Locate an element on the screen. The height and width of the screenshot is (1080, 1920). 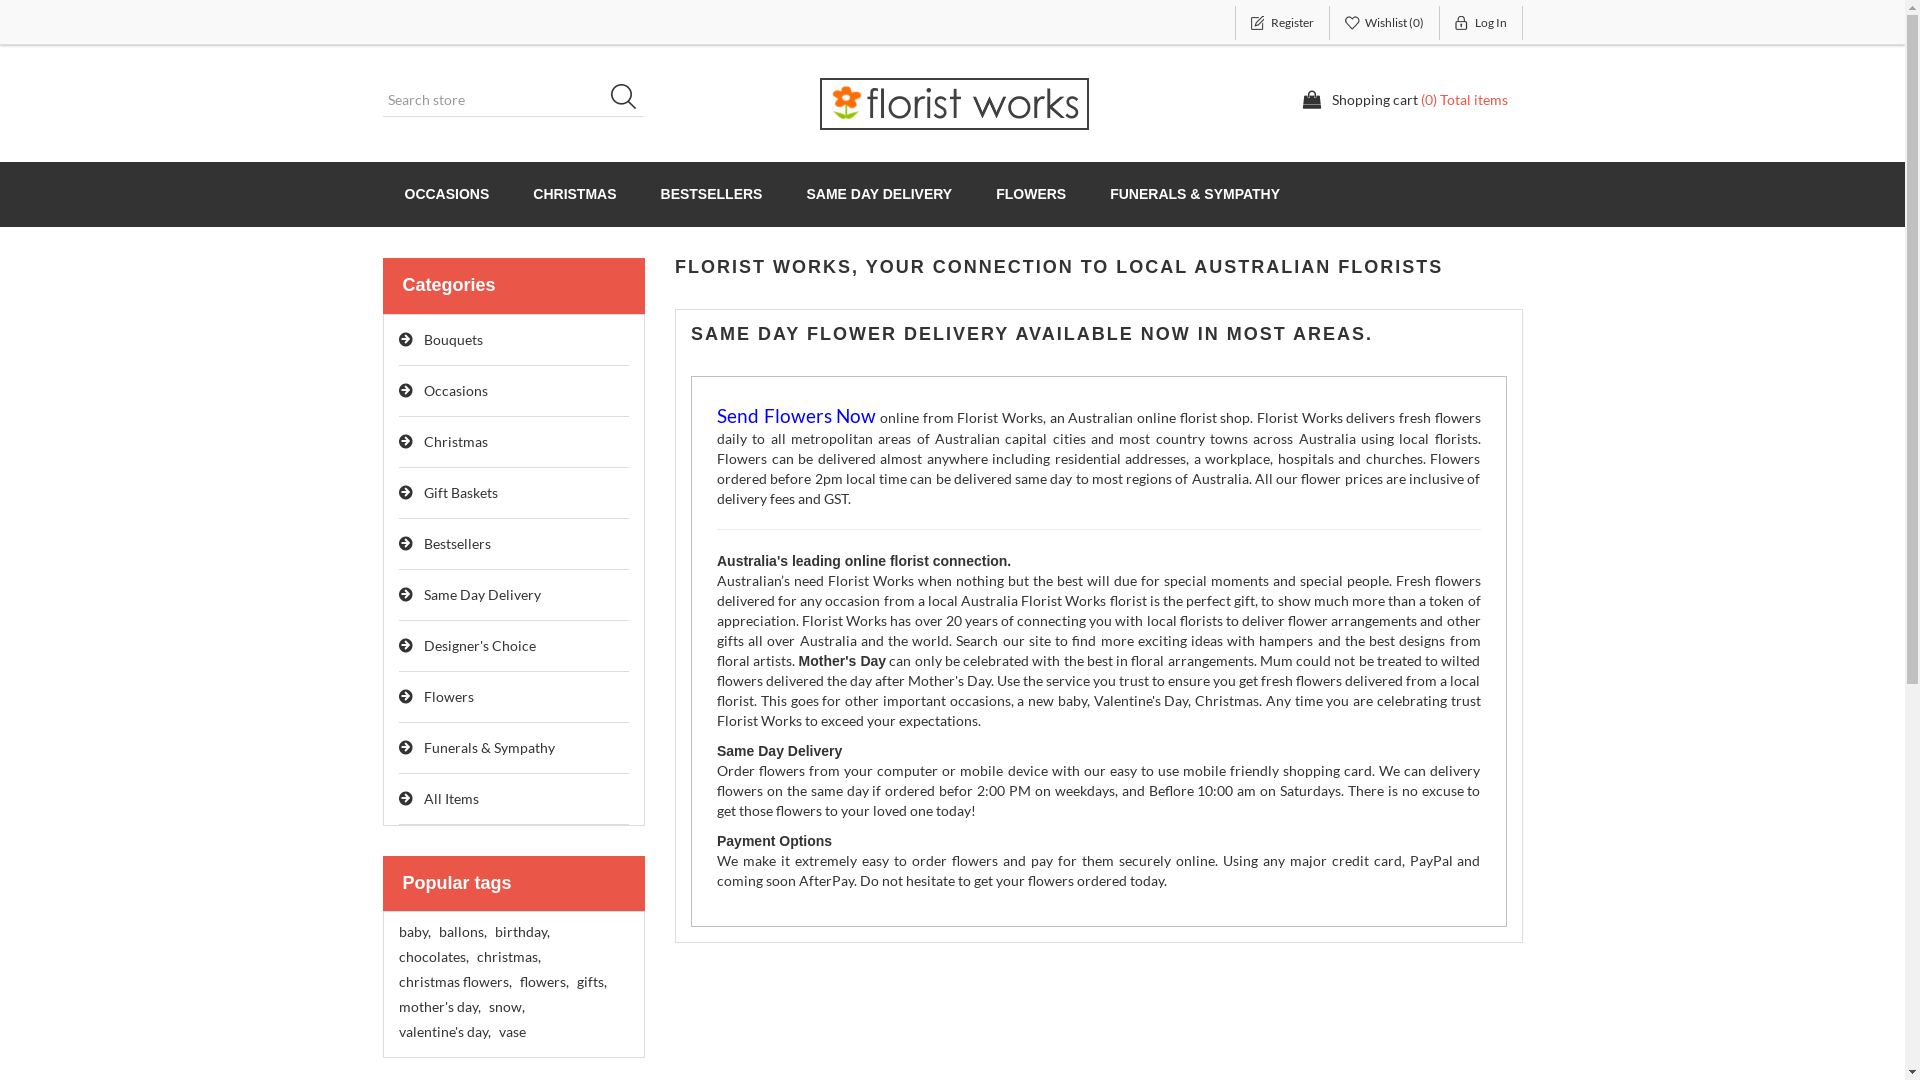
'CHRISTMAS' is located at coordinates (573, 194).